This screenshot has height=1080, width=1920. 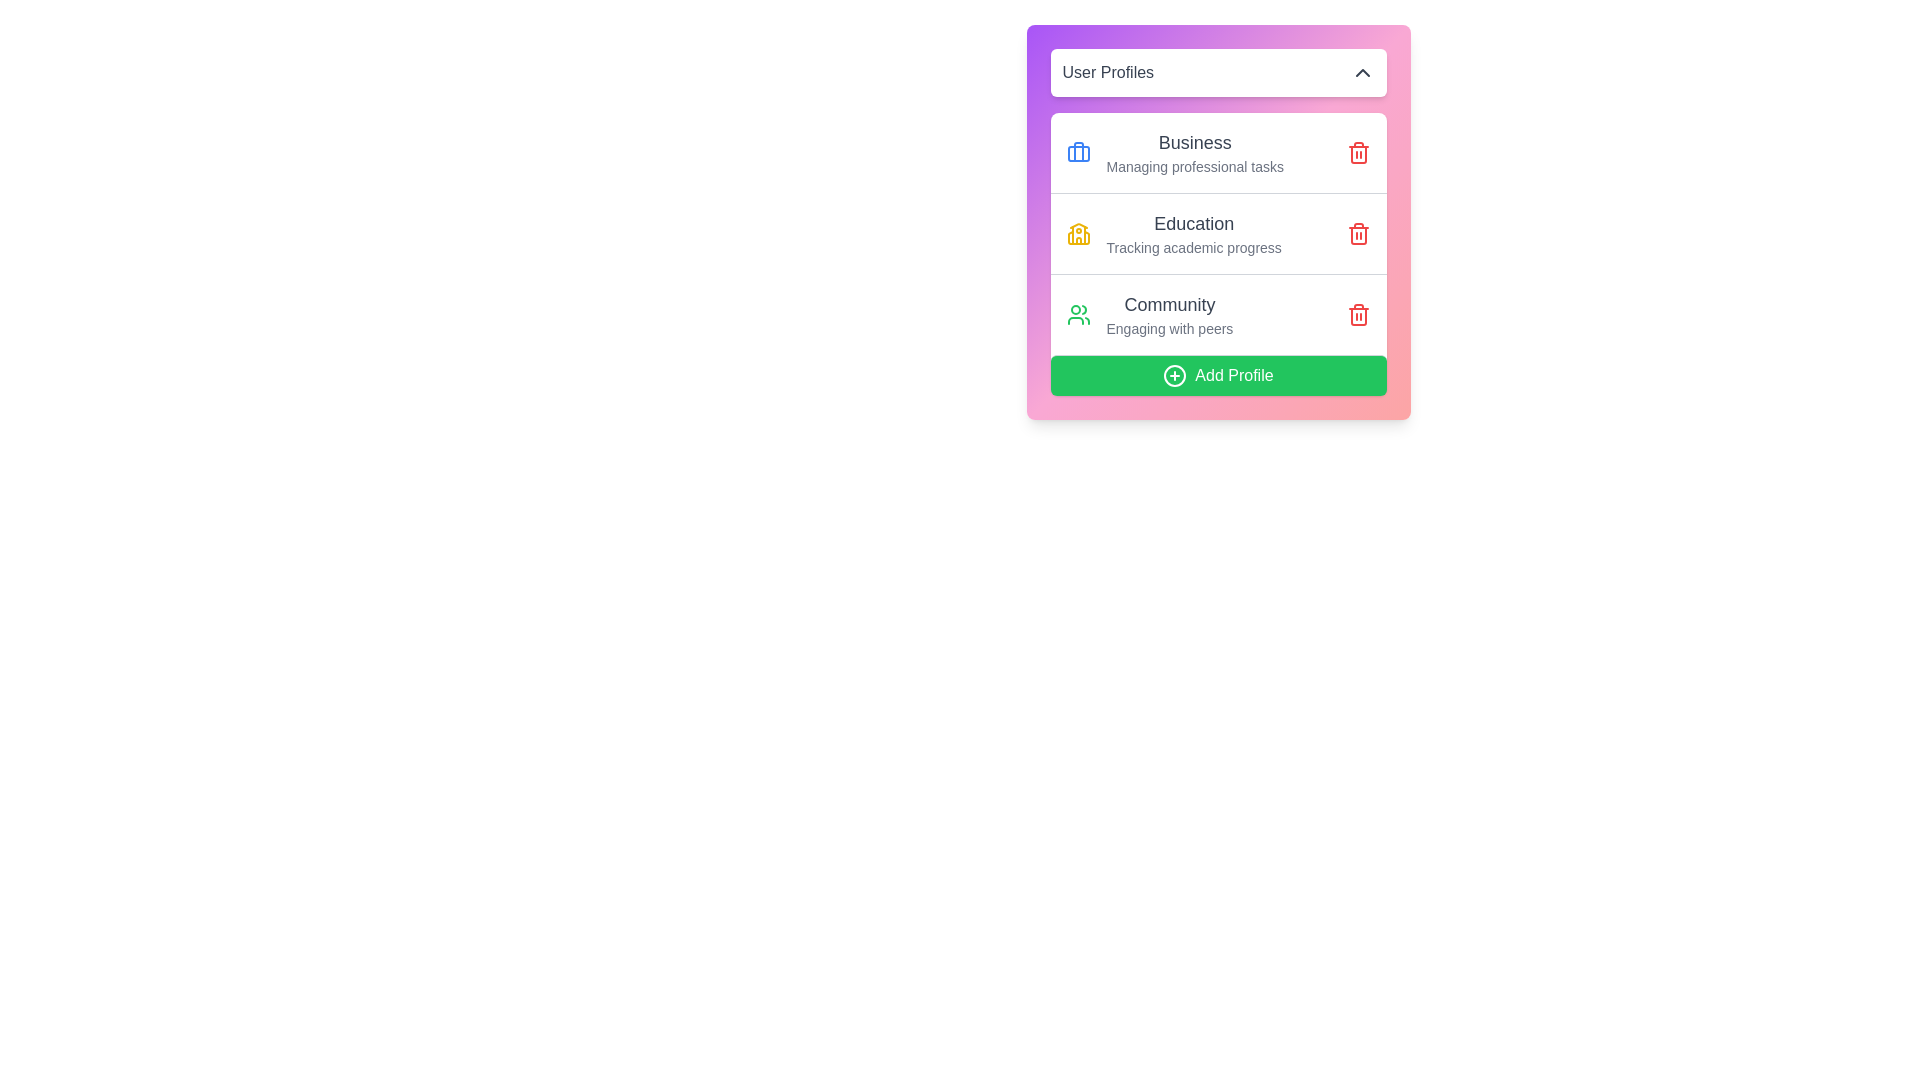 I want to click on the second list item in the Education category, which includes a delete action icon on the right, positioned between the Business and Community items, so click(x=1217, y=232).